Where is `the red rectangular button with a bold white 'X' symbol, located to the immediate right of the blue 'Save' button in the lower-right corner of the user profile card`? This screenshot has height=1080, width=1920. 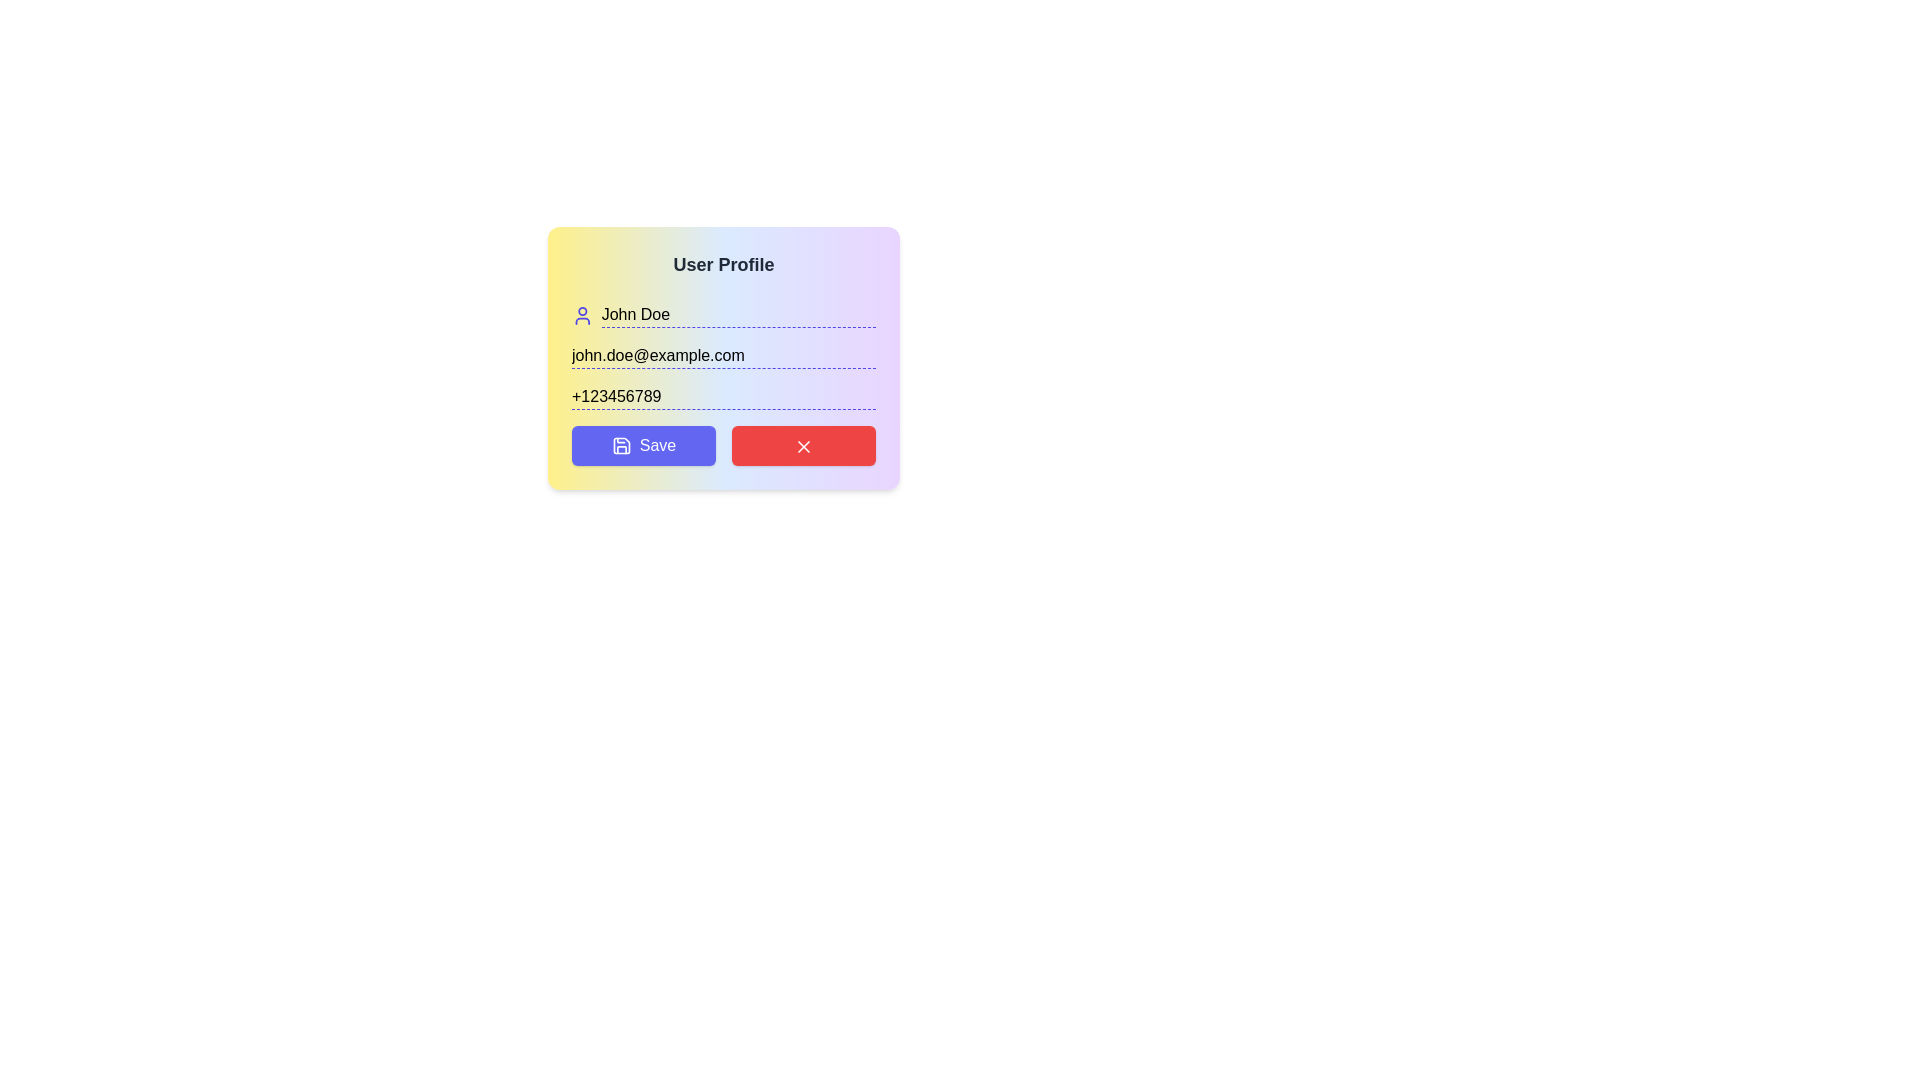
the red rectangular button with a bold white 'X' symbol, located to the immediate right of the blue 'Save' button in the lower-right corner of the user profile card is located at coordinates (804, 445).